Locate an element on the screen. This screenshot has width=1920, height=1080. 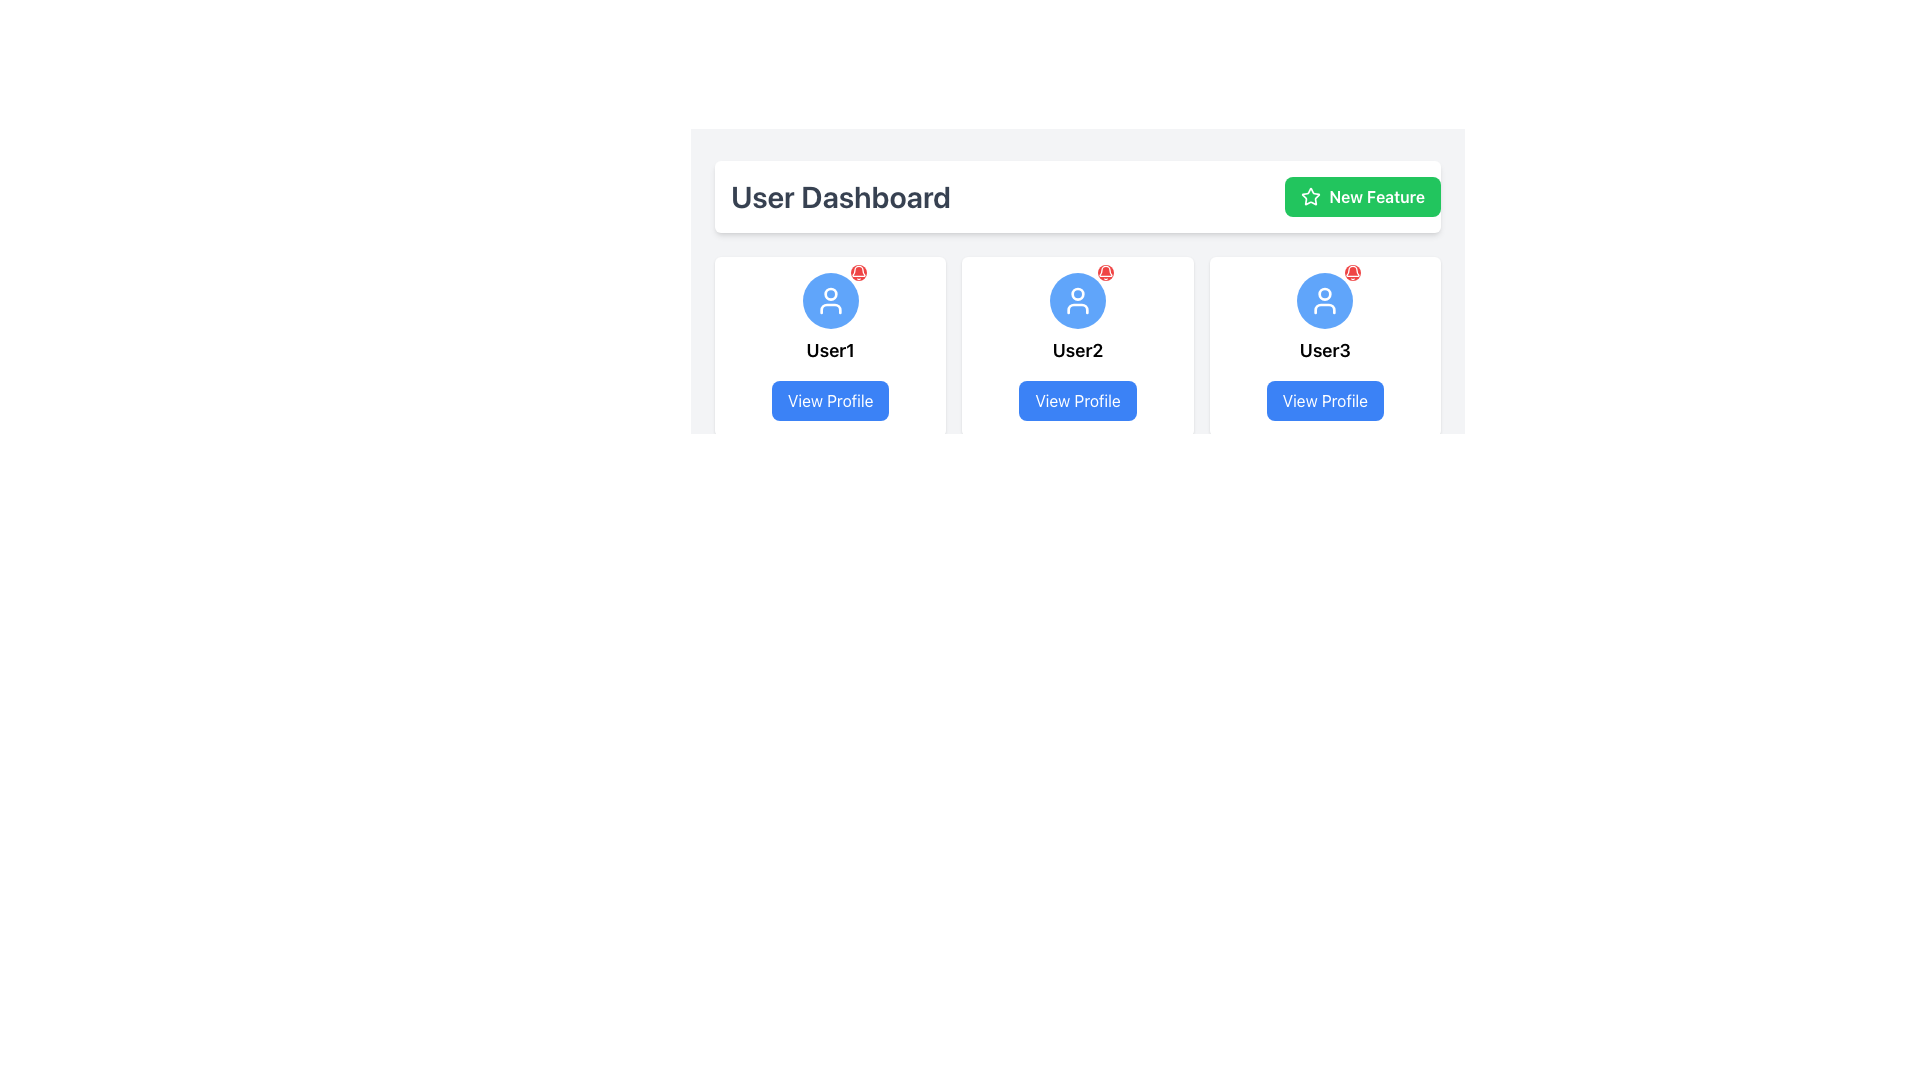
the button located at the bottom of the card featuring 'User1' is located at coordinates (830, 401).